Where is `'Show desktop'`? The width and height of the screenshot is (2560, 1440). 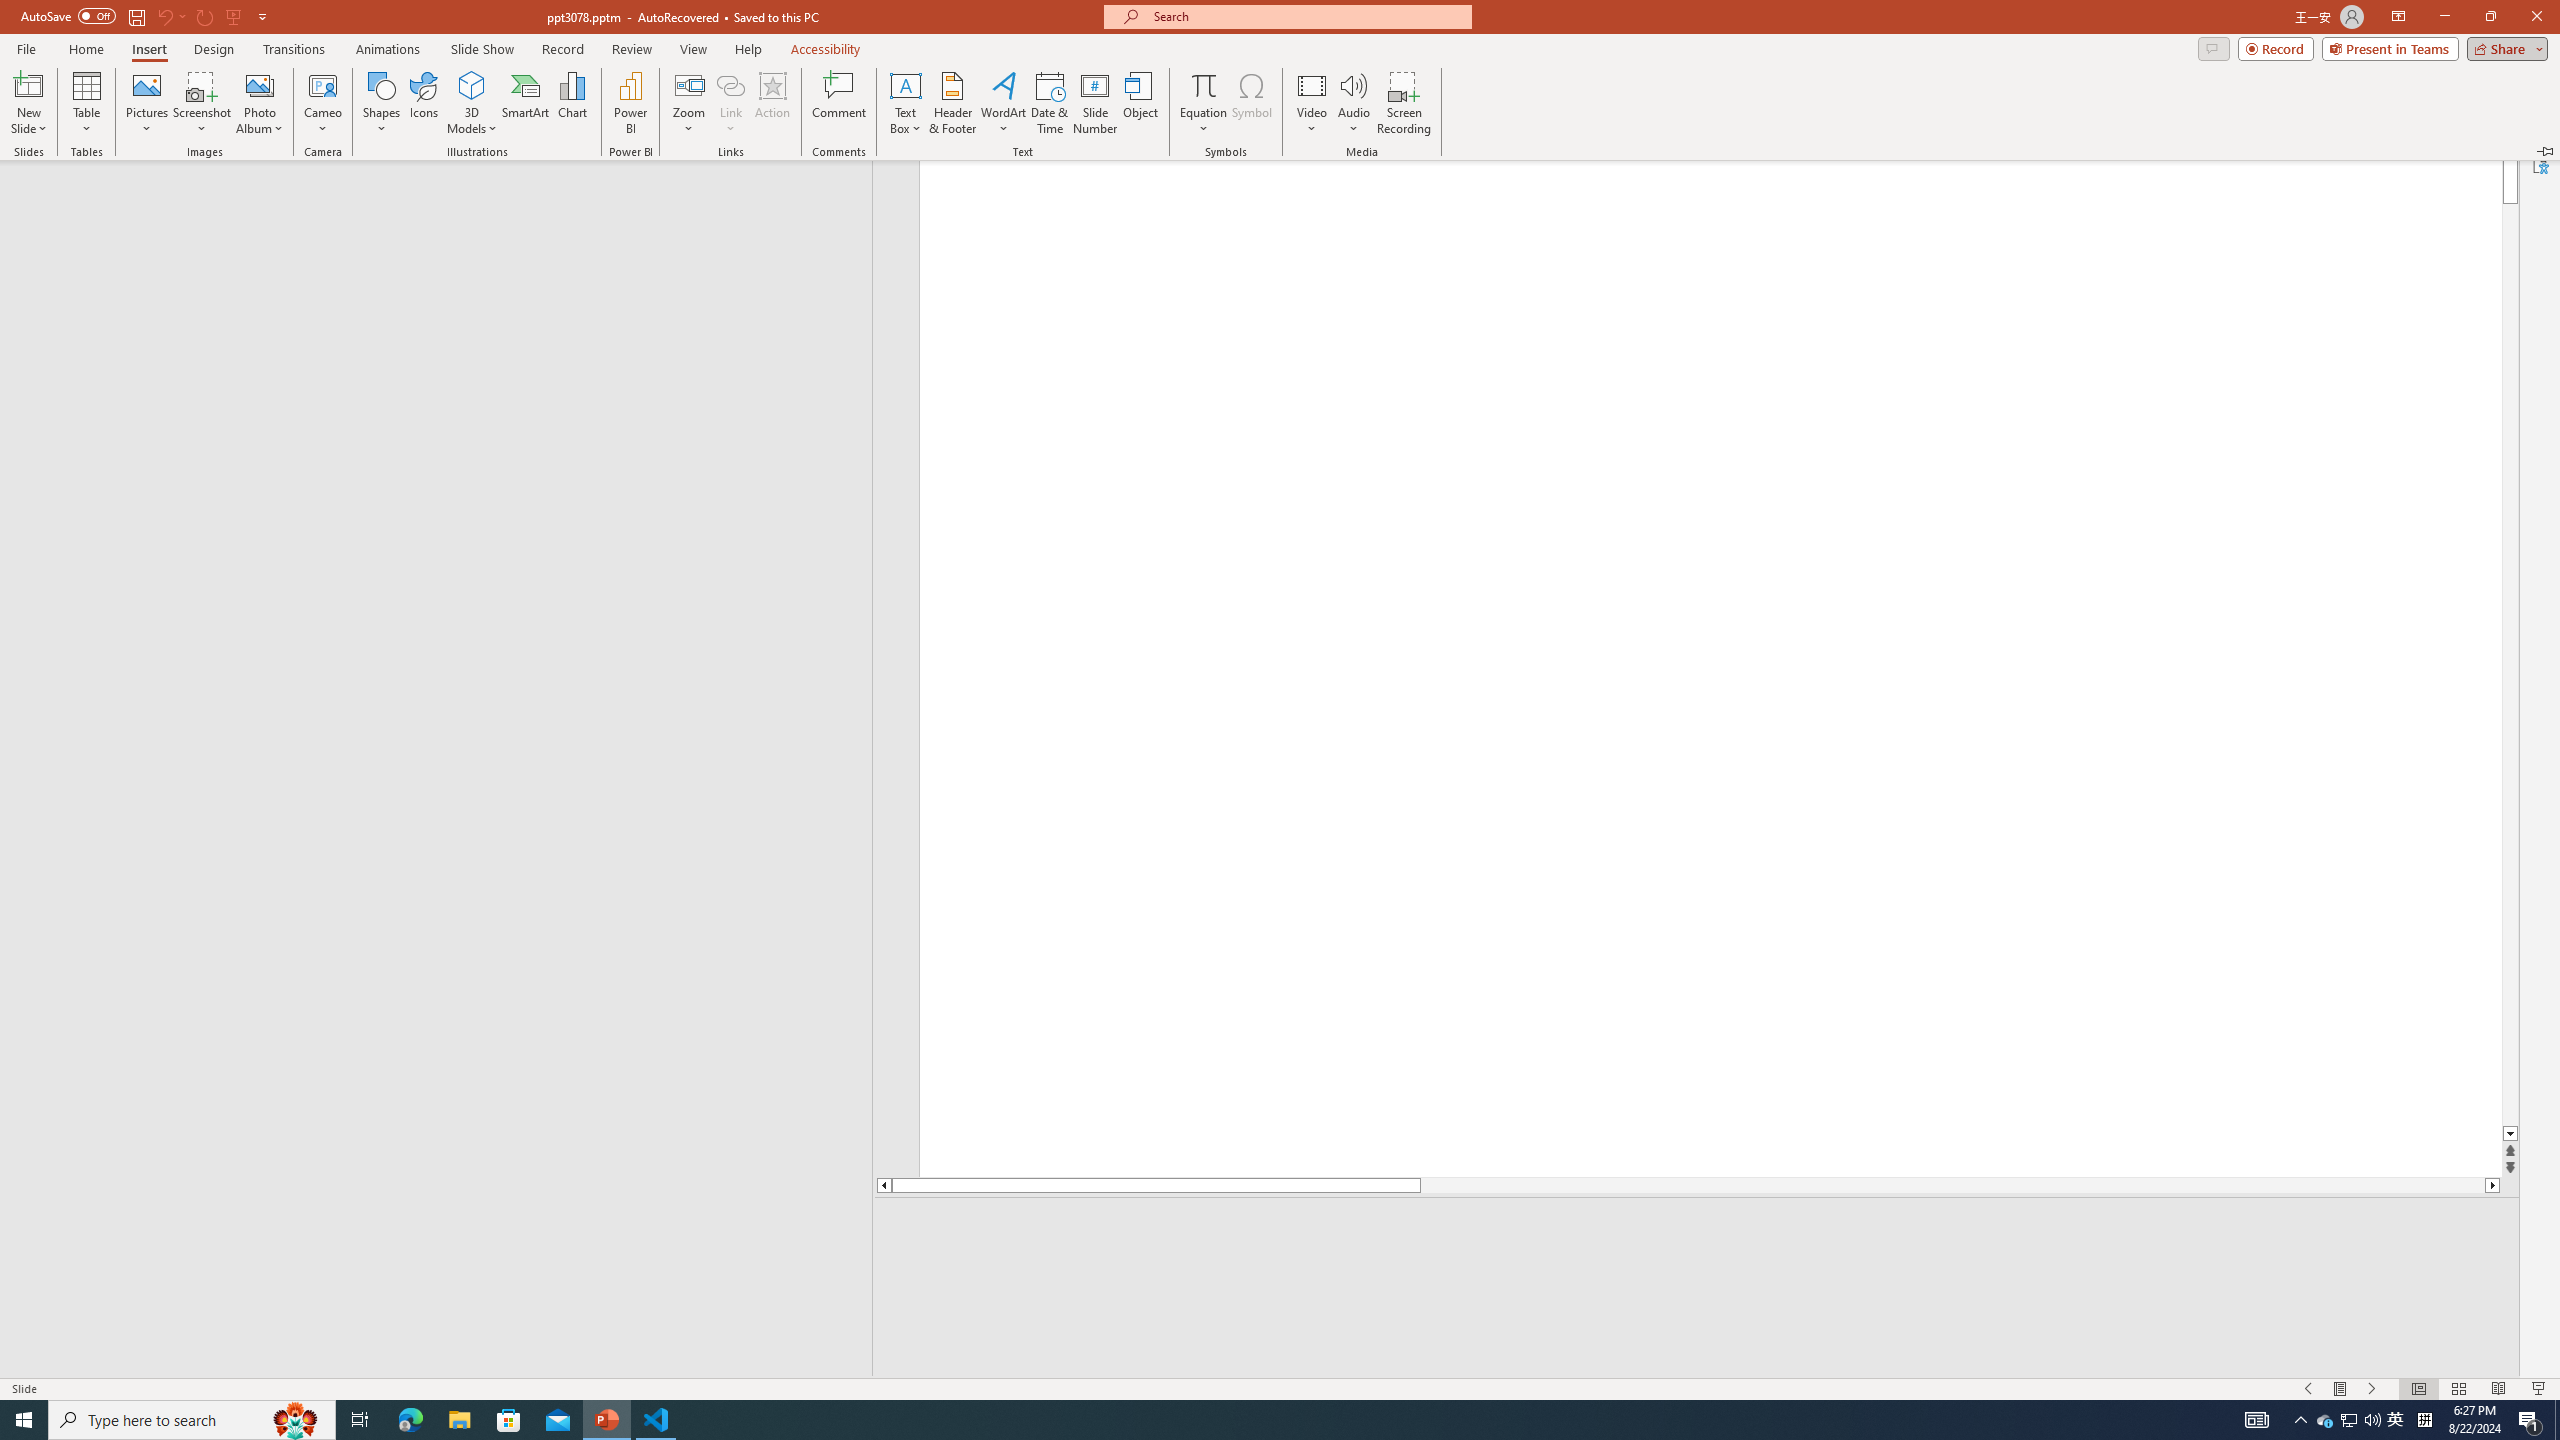
'Show desktop' is located at coordinates (2556, 1418).